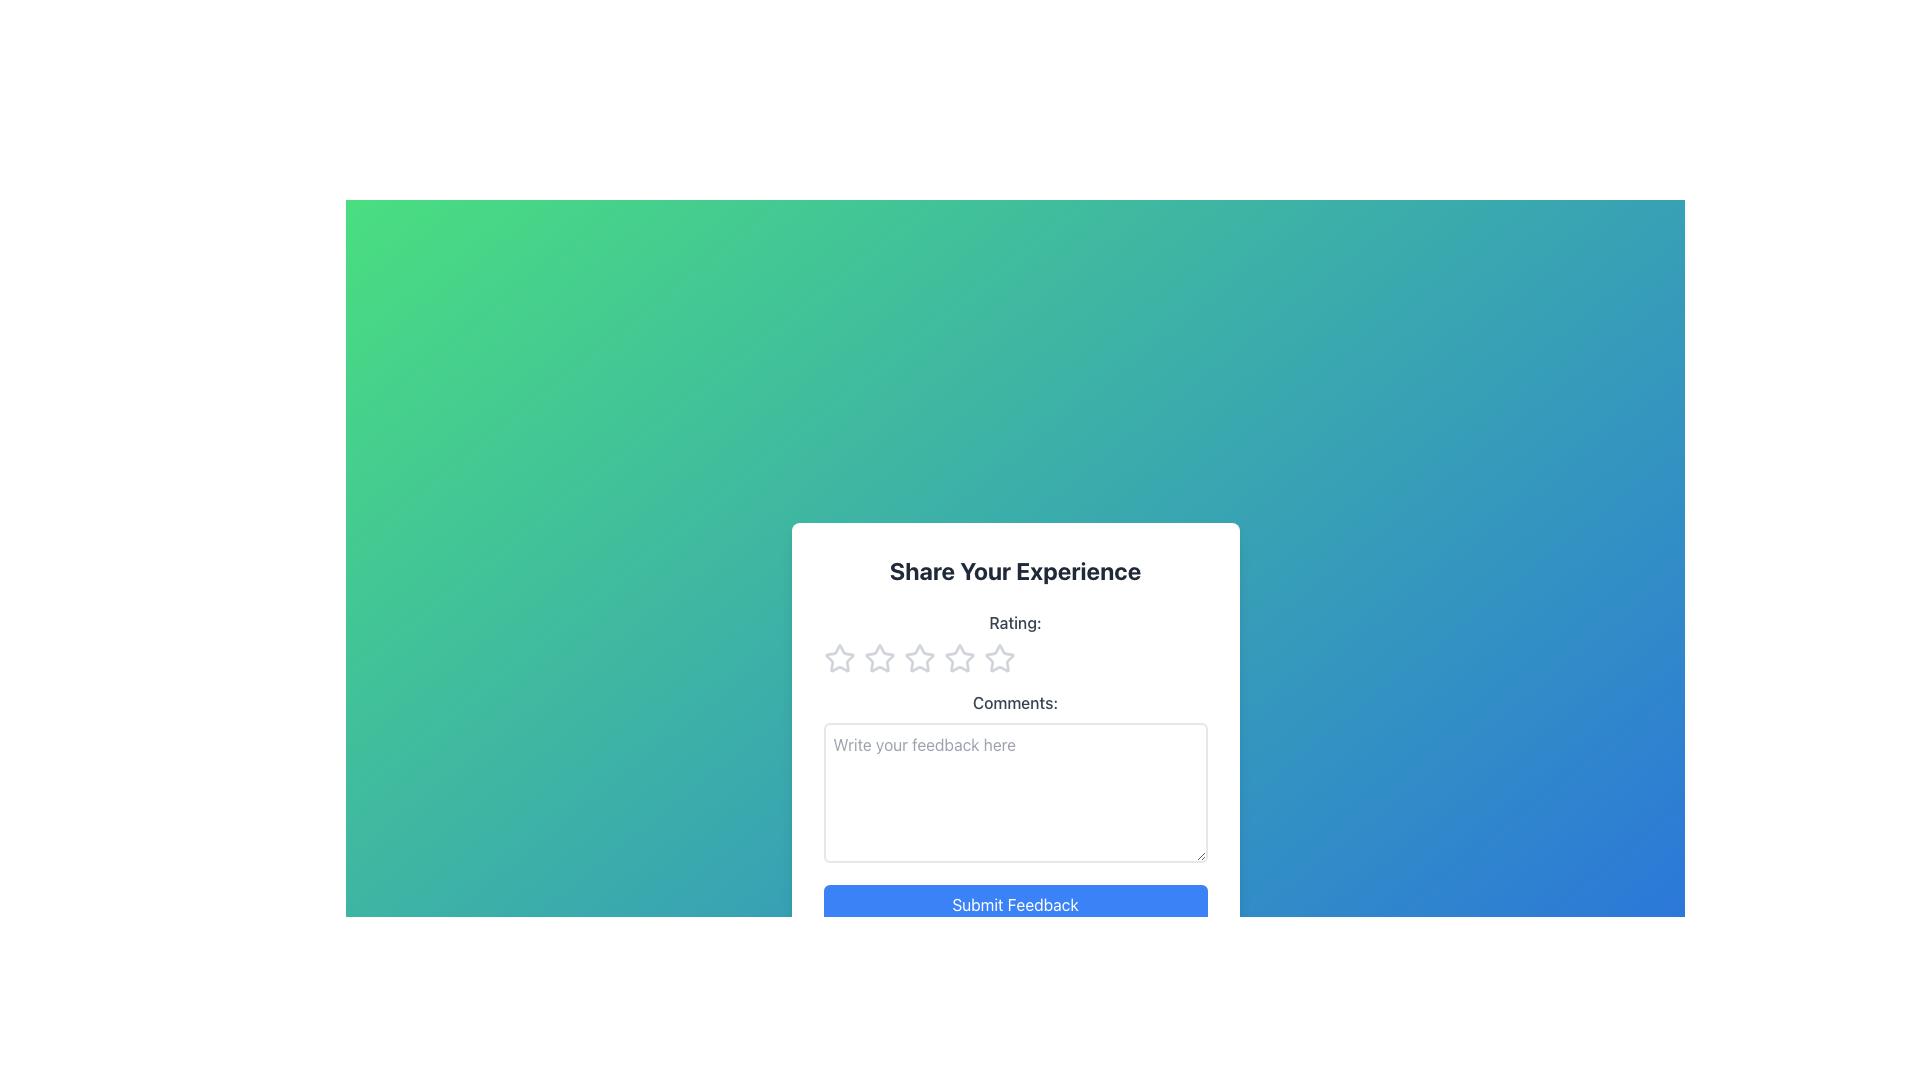  Describe the element at coordinates (1015, 659) in the screenshot. I see `the interactive star-based rating control located below the 'Rating:' title to set a rating` at that location.